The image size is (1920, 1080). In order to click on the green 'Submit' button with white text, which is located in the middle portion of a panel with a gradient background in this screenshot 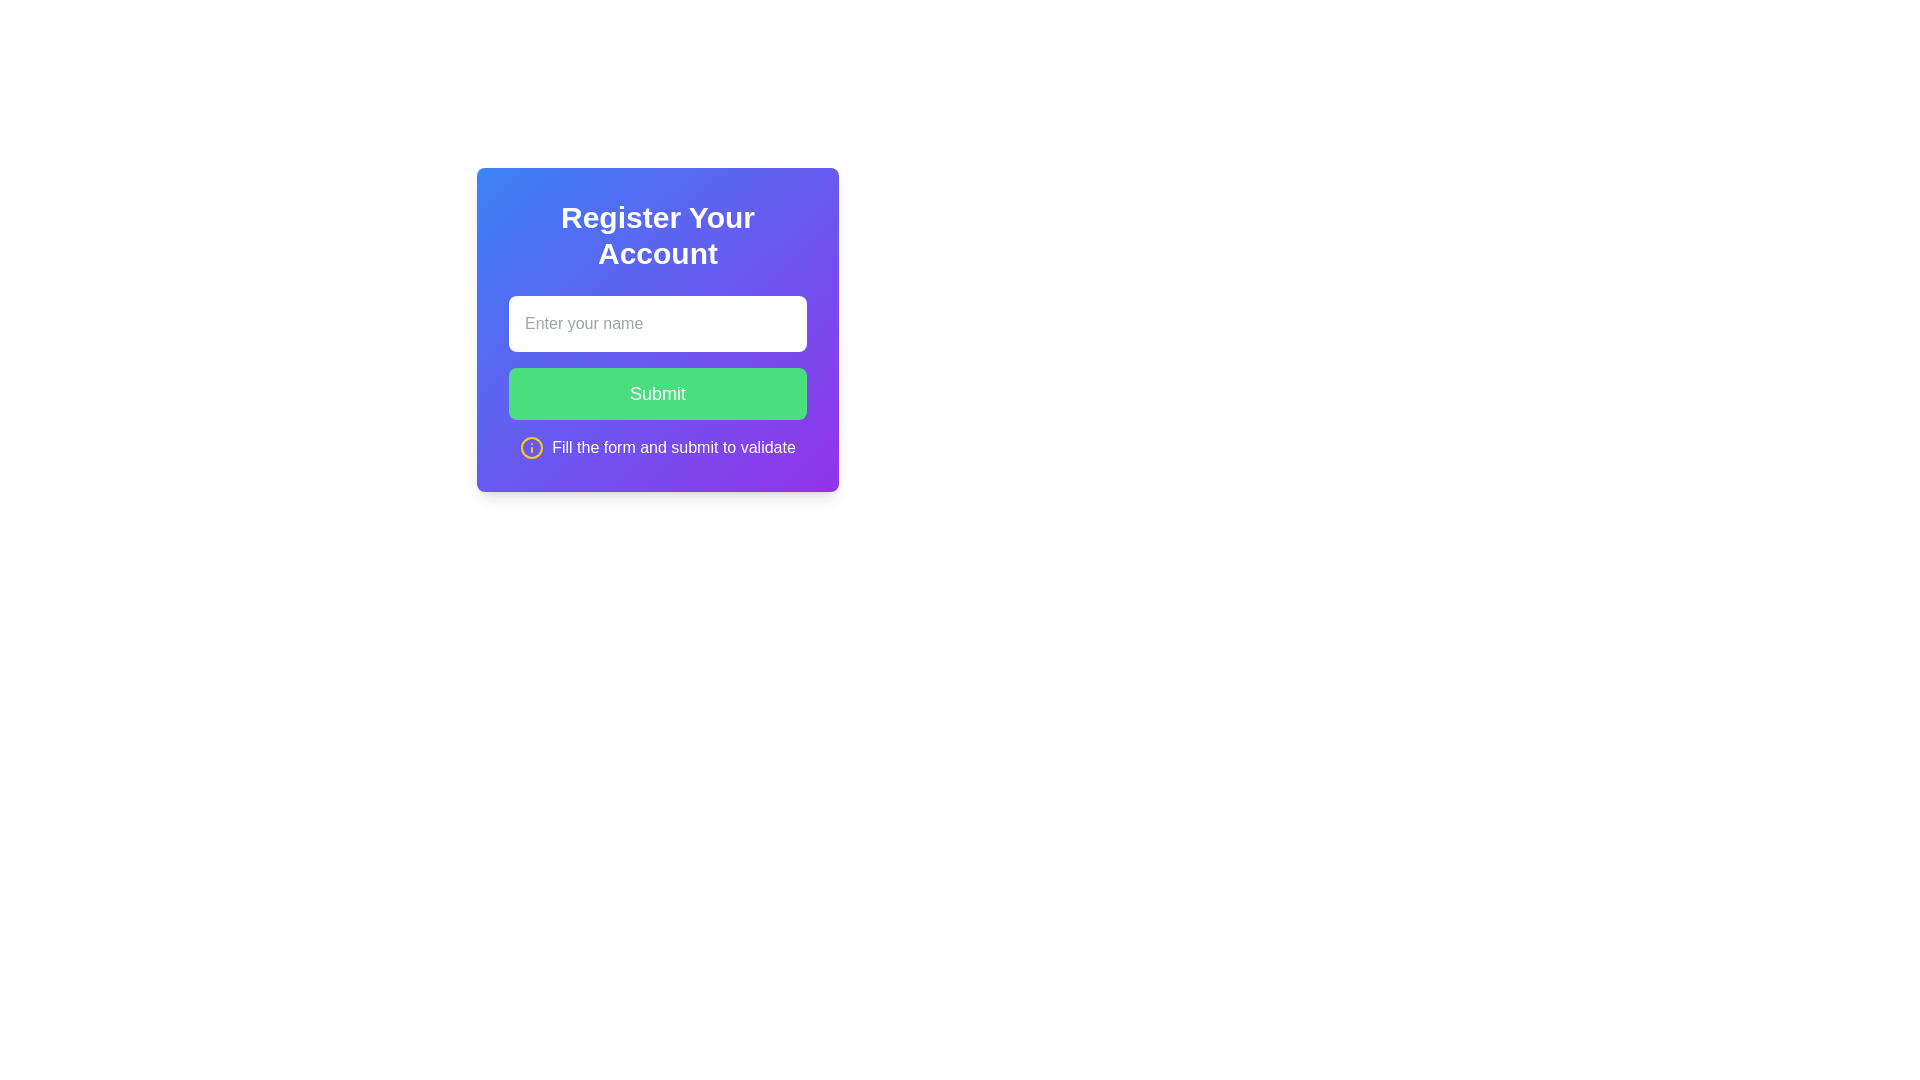, I will do `click(657, 393)`.